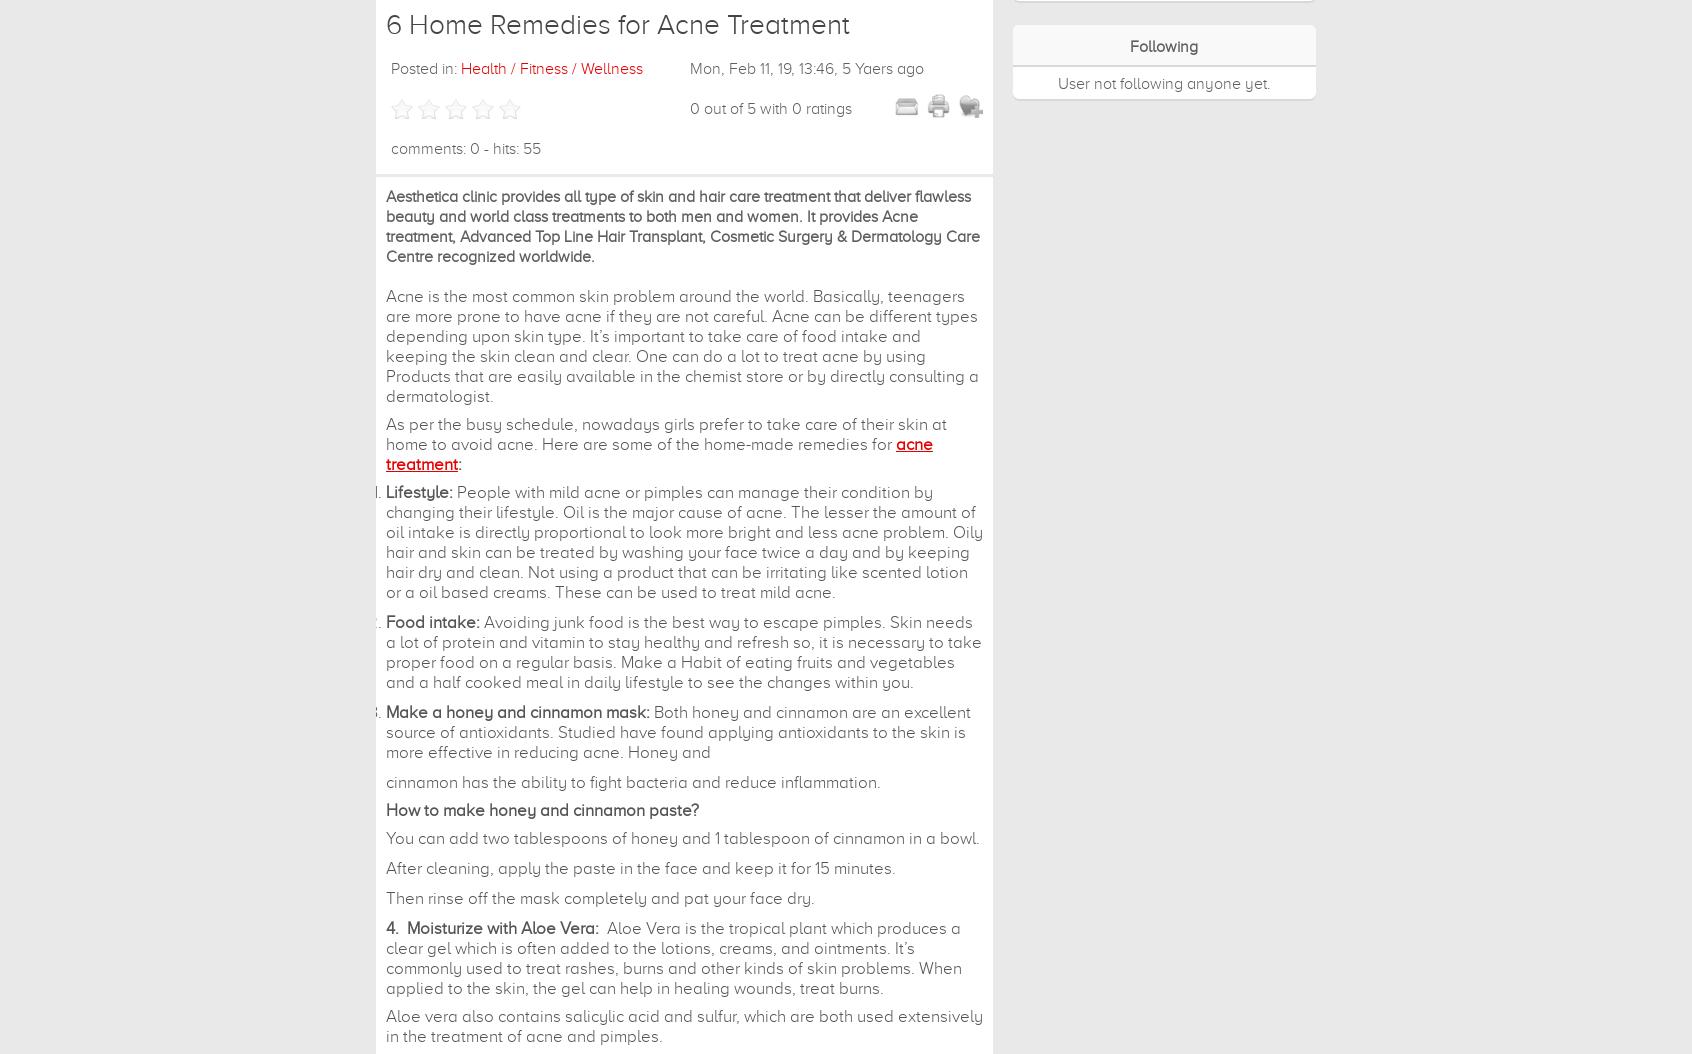 The height and width of the screenshot is (1054, 1692). What do you see at coordinates (683, 226) in the screenshot?
I see `'Aesthetica clinic provides all type of skin and hair care treatment that deliver flawless beauty and world class treatments to both men and women. It provides Acne treatment, Advanced Top Line Hair Transplant, Cosmetic Surgery & Dermatology Care Centre recognized worldwide.'` at bounding box center [683, 226].